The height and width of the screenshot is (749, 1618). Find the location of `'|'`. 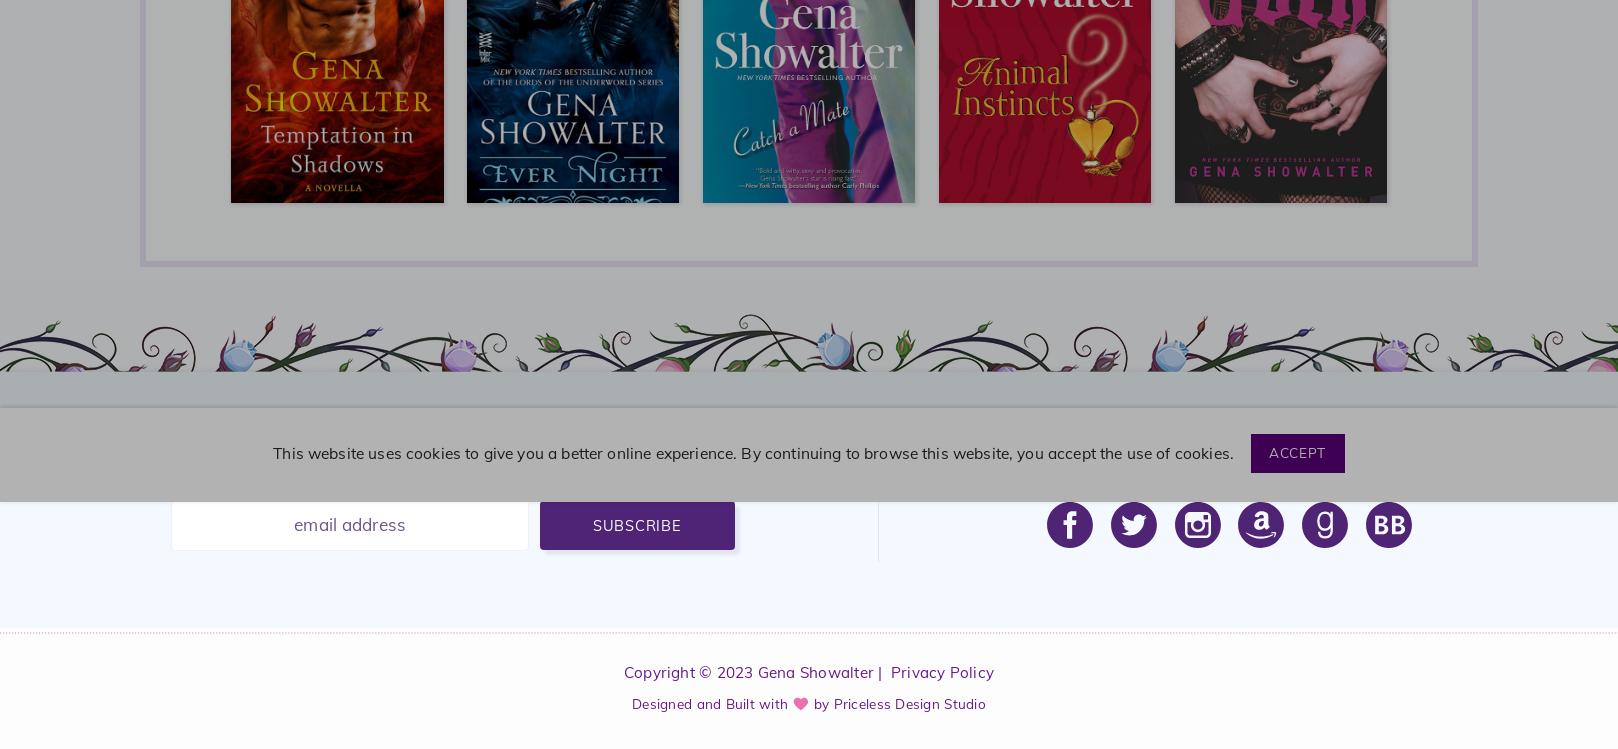

'|' is located at coordinates (881, 671).